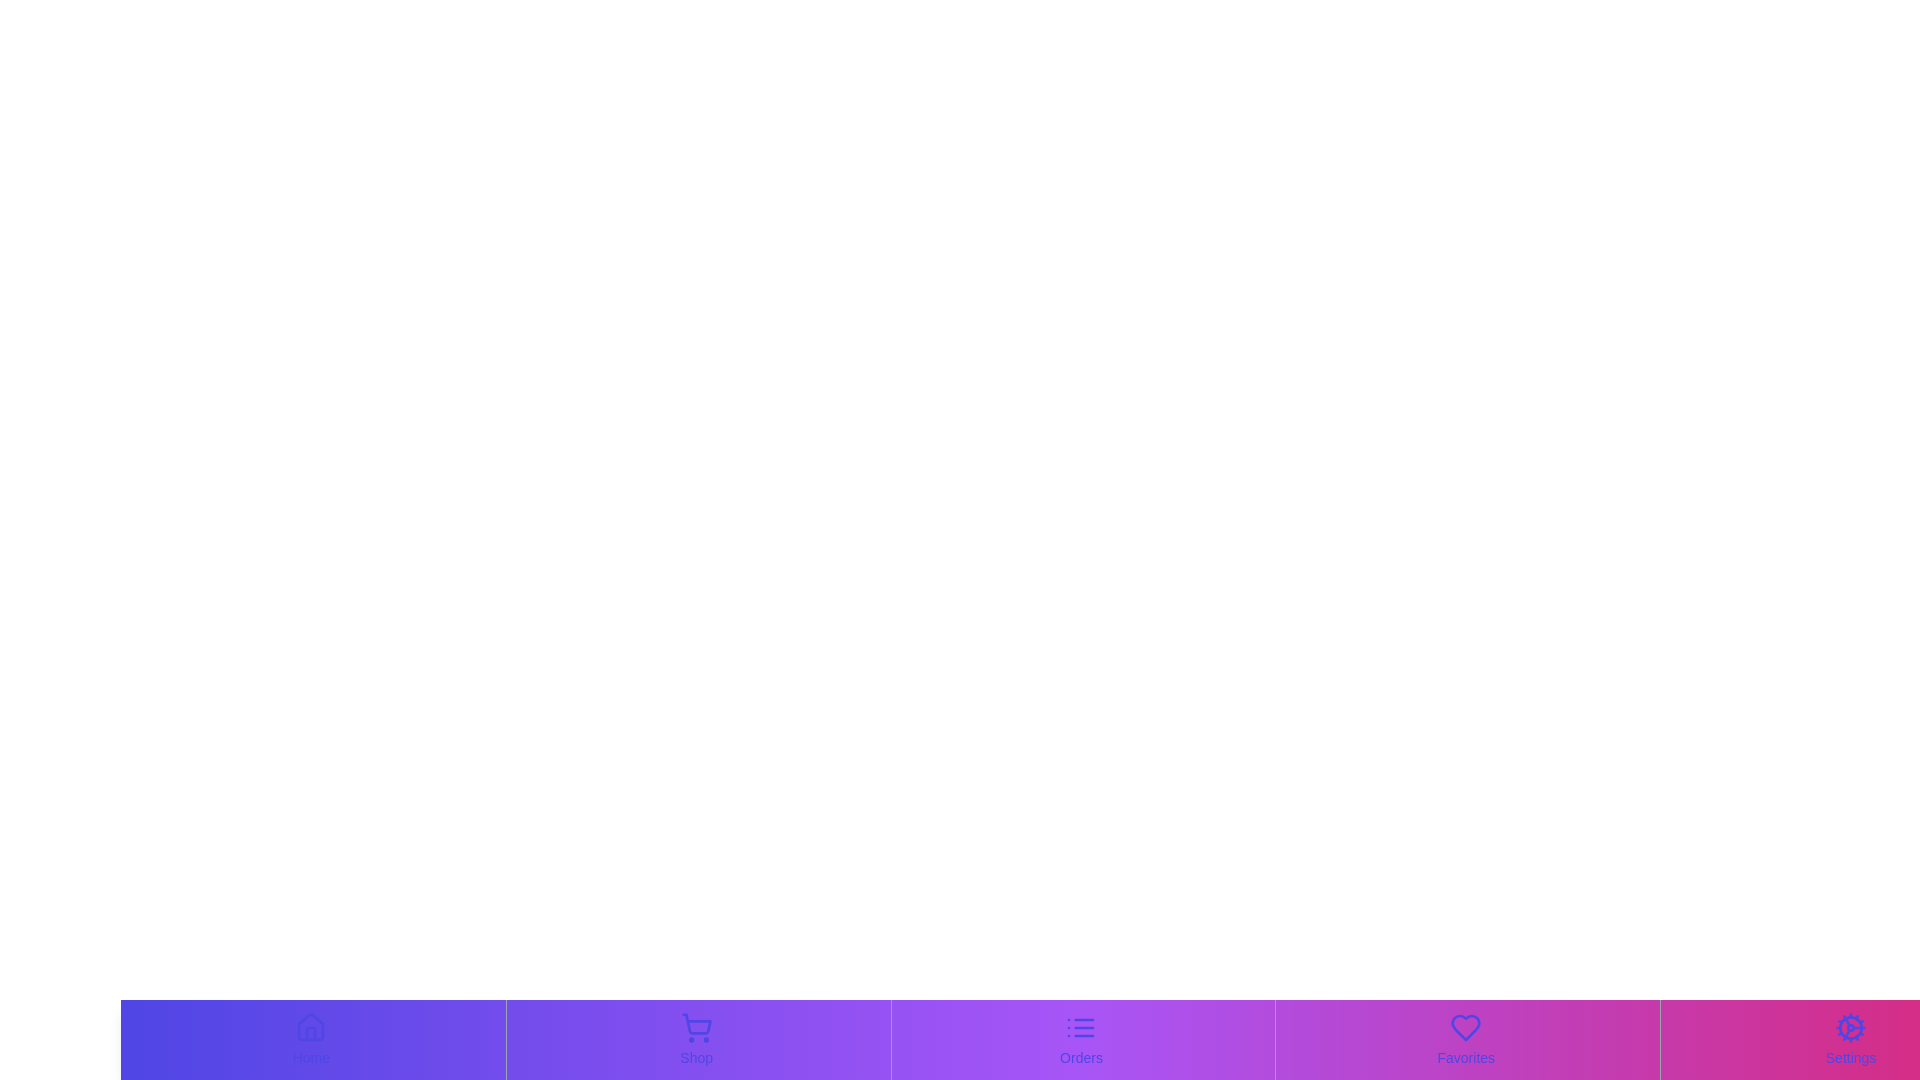 The image size is (1920, 1080). I want to click on the Shop navigation tab, so click(696, 1039).